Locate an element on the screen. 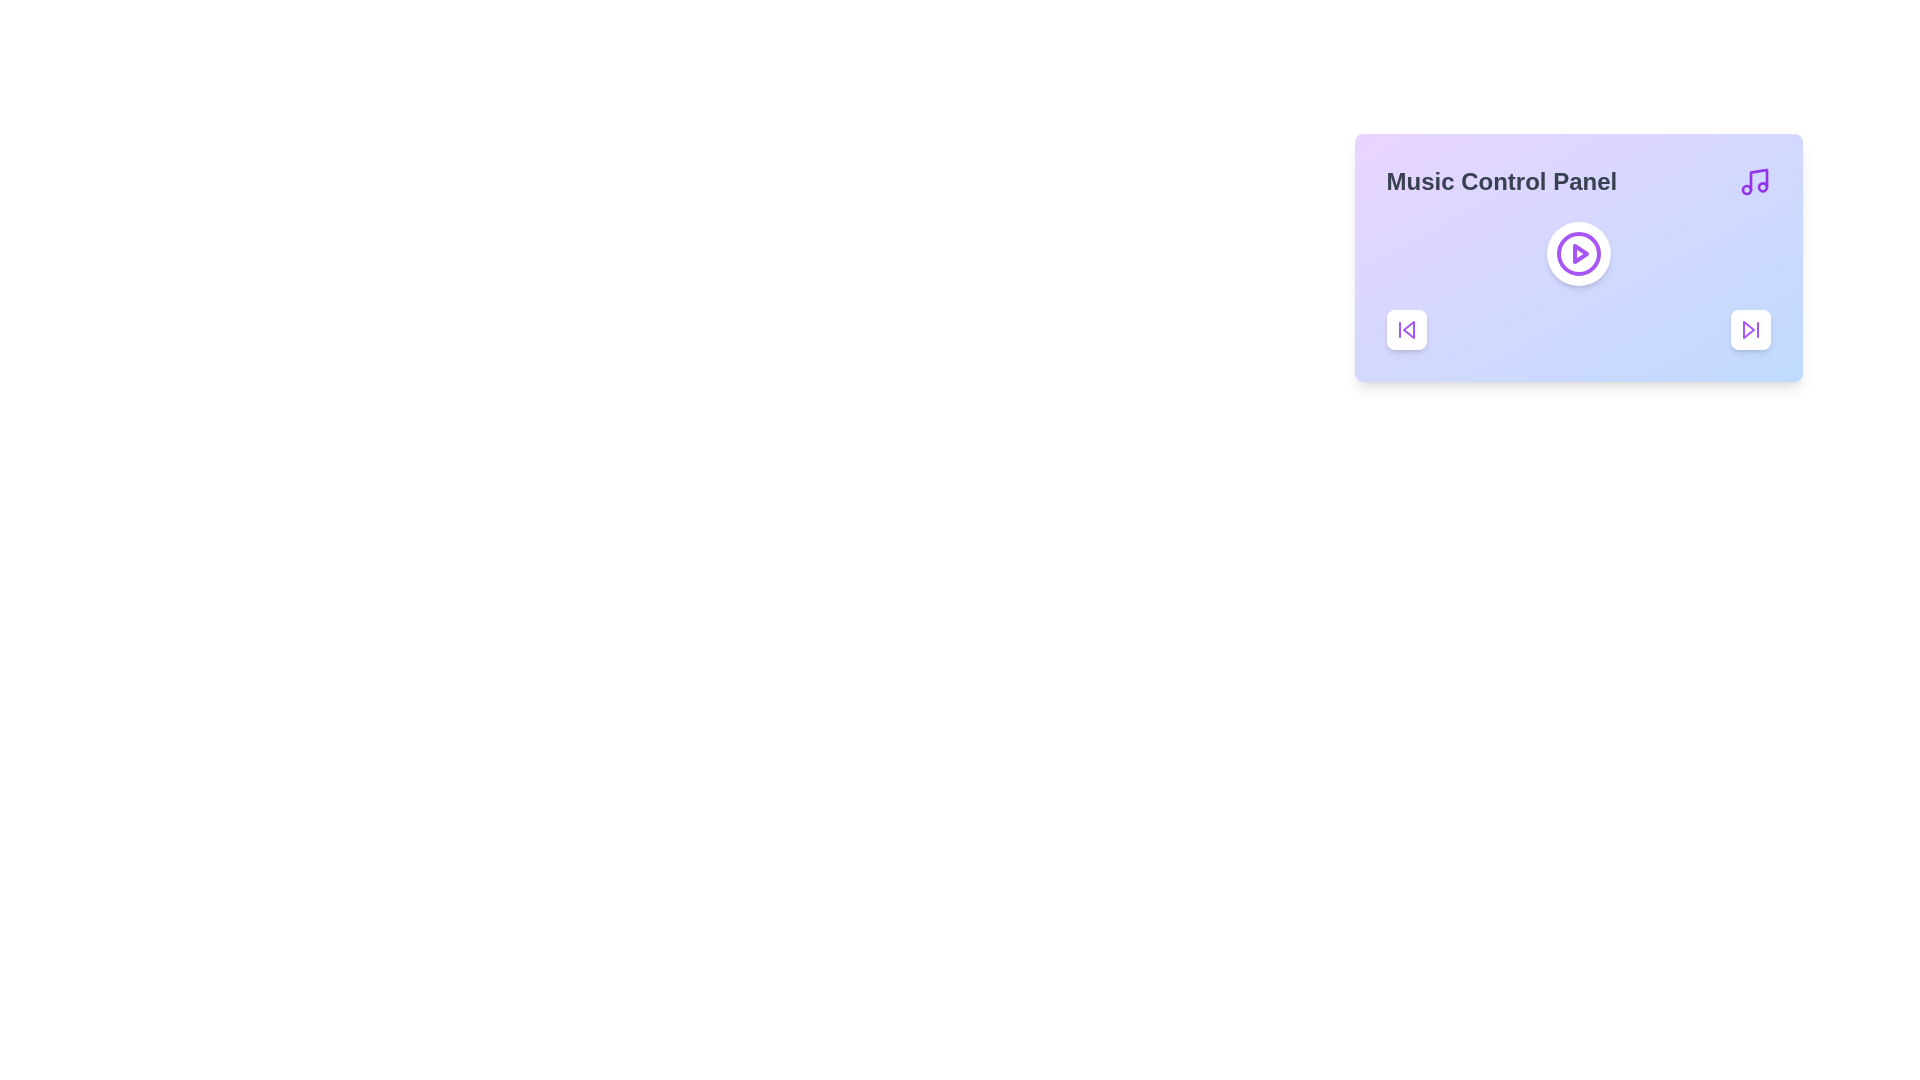  the circular play button with a purple outline and white fill, located in the Music Control Panel, to play media is located at coordinates (1577, 253).